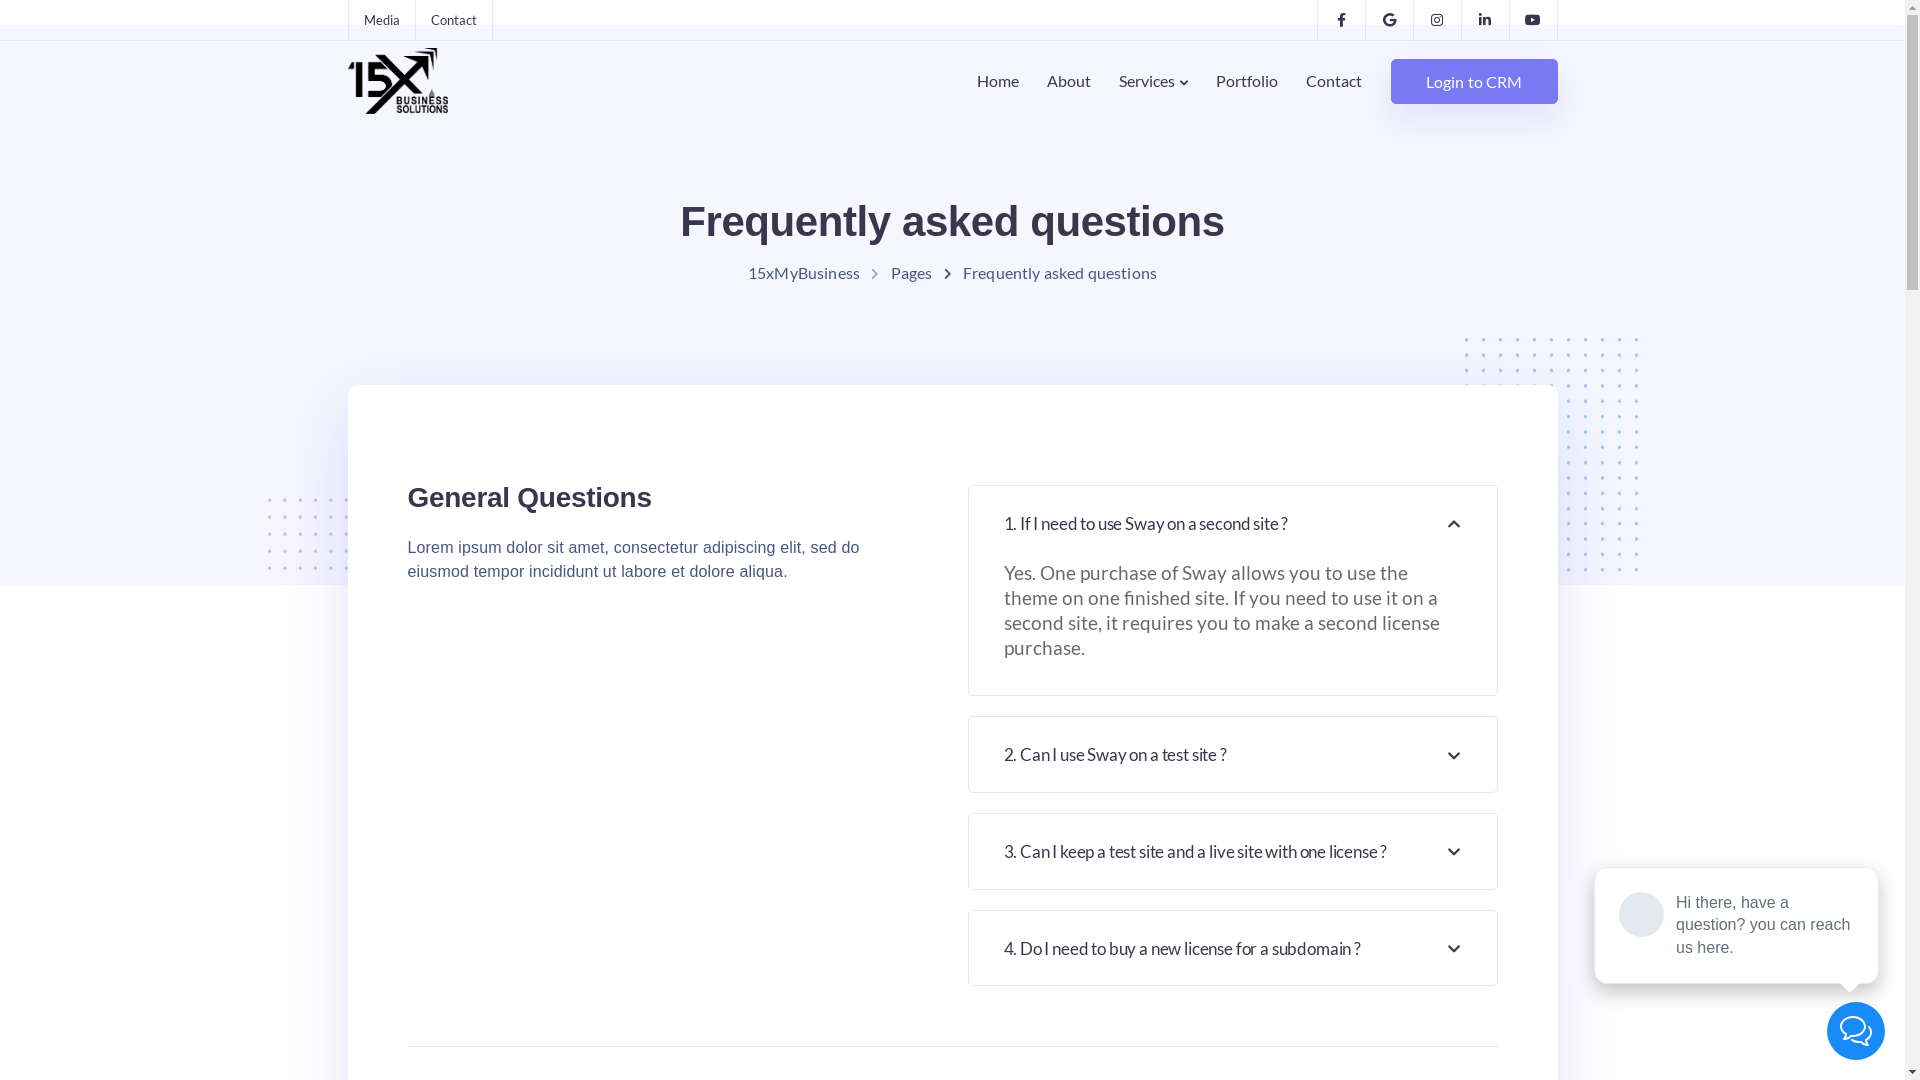 This screenshot has height=1080, width=1920. What do you see at coordinates (1128, 694) in the screenshot?
I see `'Automation Calculator'` at bounding box center [1128, 694].